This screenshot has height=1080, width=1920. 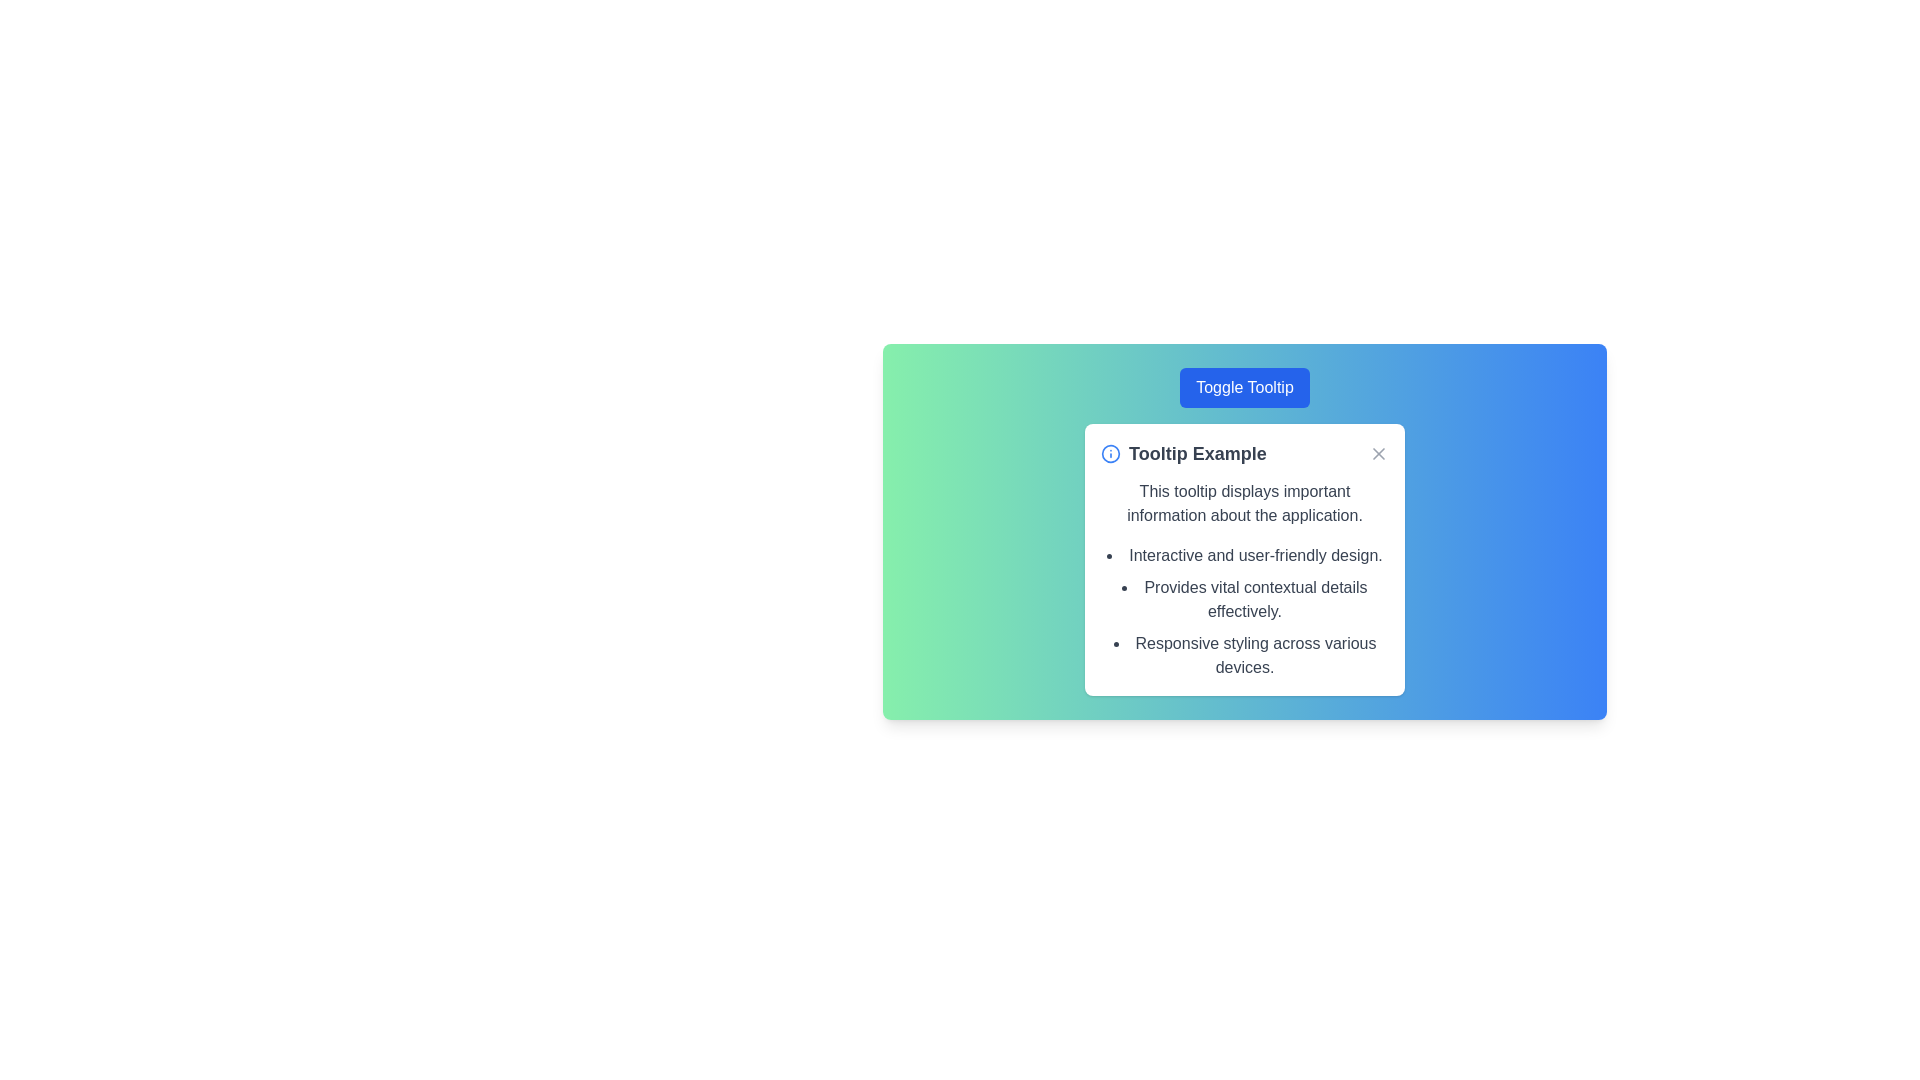 I want to click on the blue button labeled 'Toggle Tooltip', so click(x=1243, y=388).